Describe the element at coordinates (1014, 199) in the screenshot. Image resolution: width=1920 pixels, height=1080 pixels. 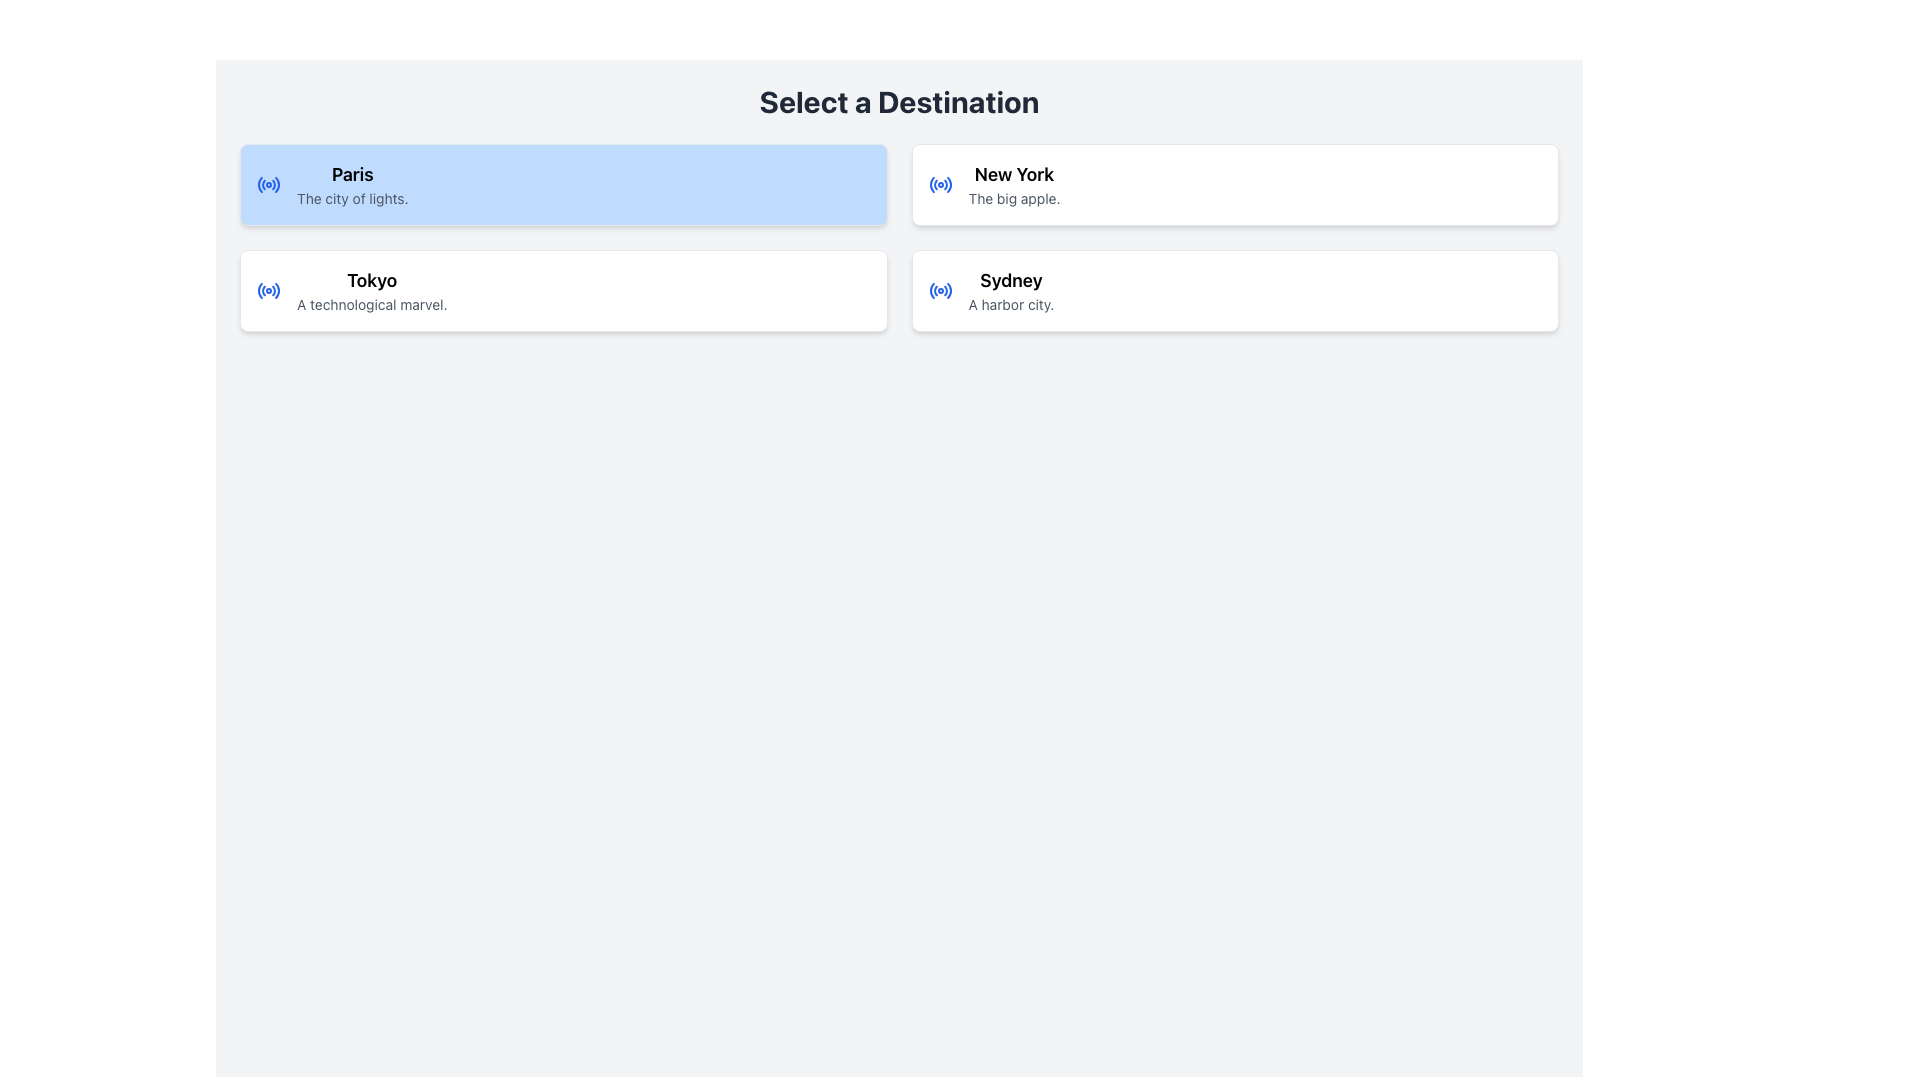
I see `the non-interactive text label providing descriptive information about 'New York', situated in the bottom half of the card labeled 'New York'` at that location.